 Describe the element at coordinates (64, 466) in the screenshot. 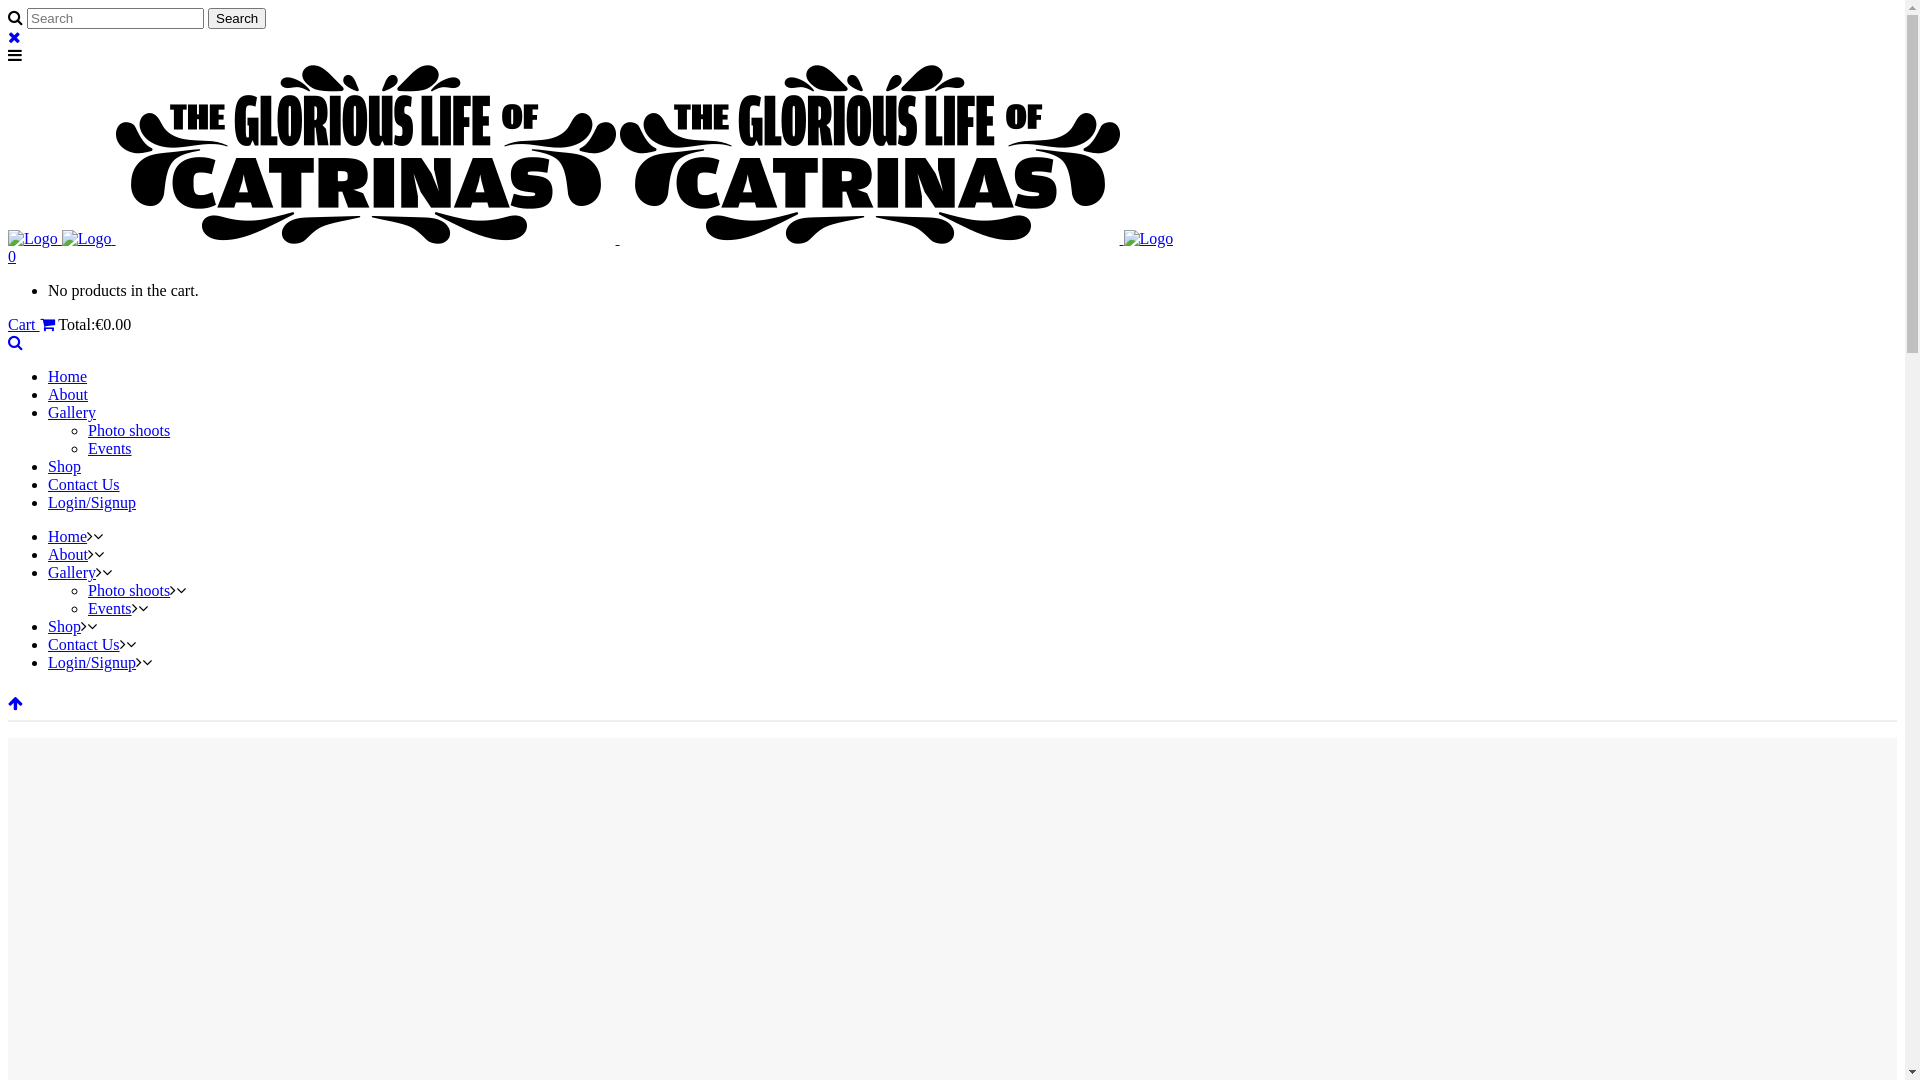

I see `'Shop'` at that location.